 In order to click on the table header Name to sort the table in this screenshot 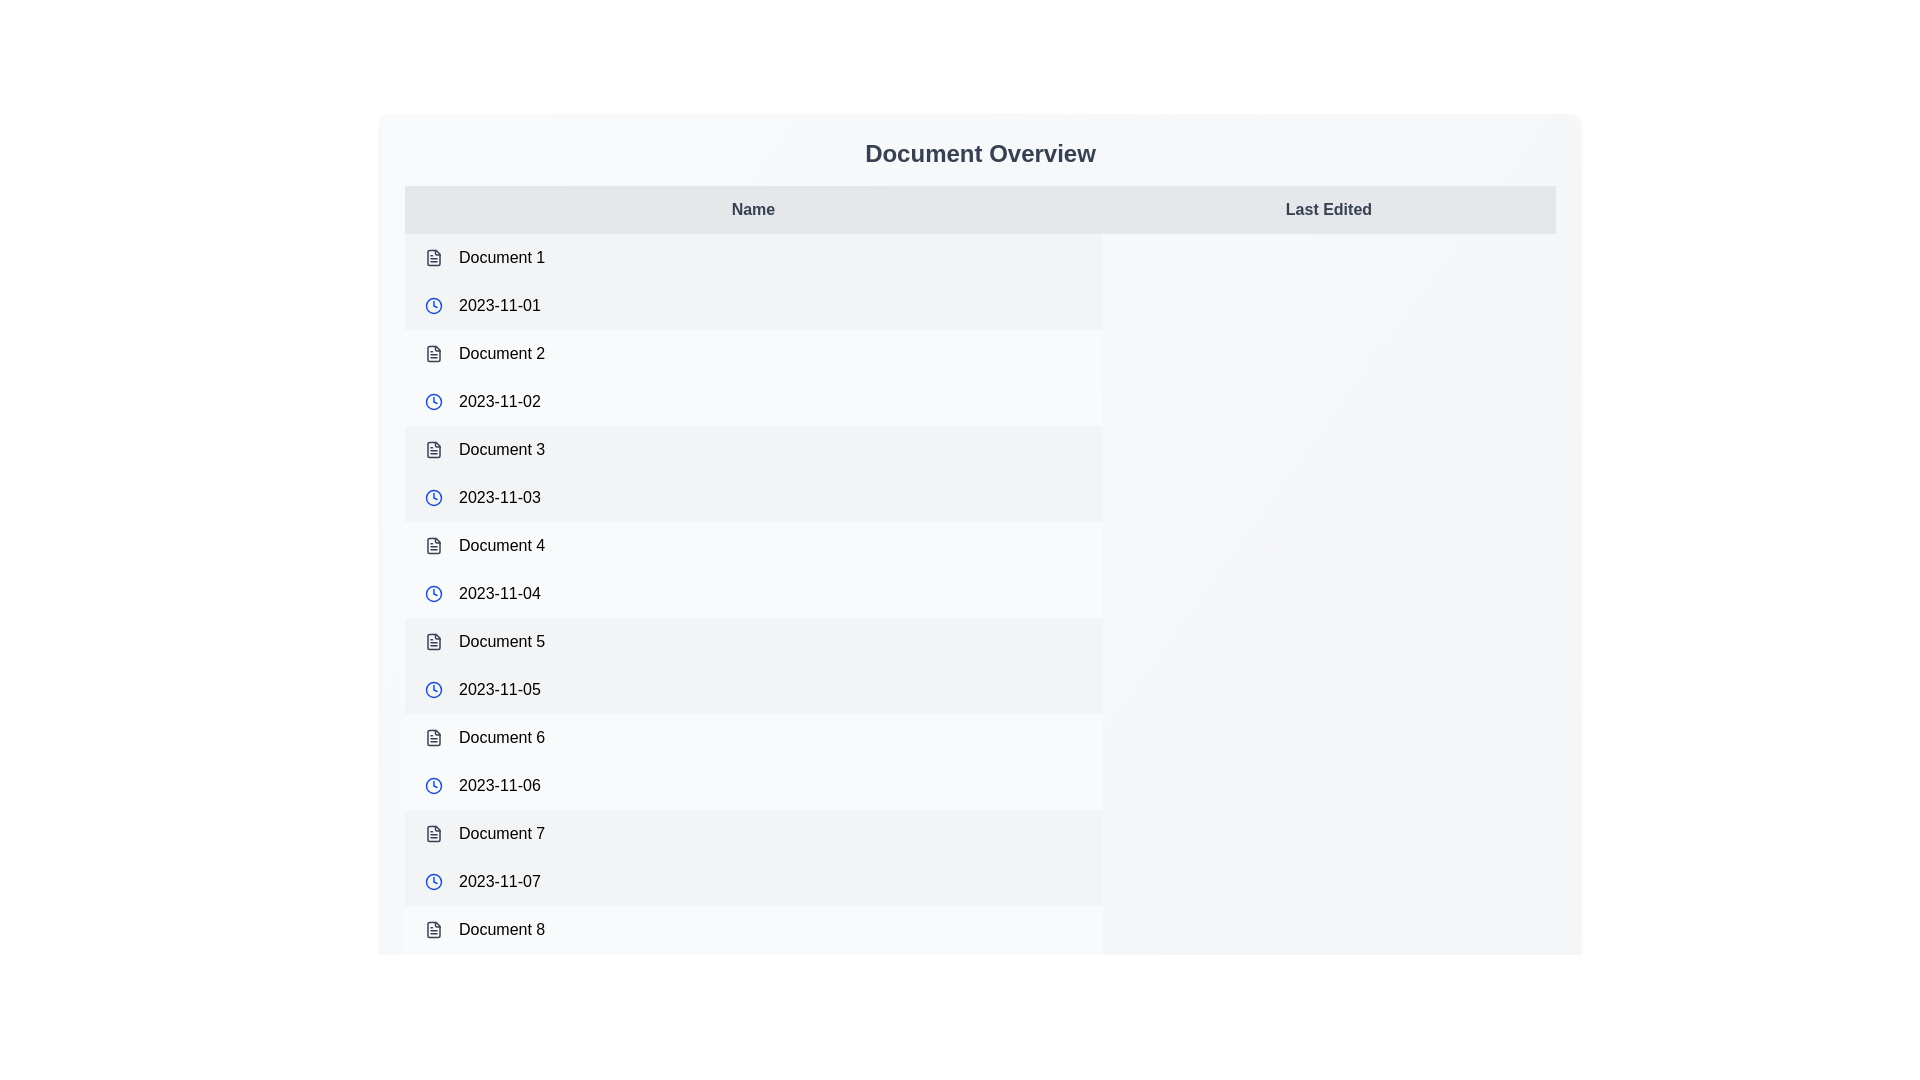, I will do `click(752, 209)`.